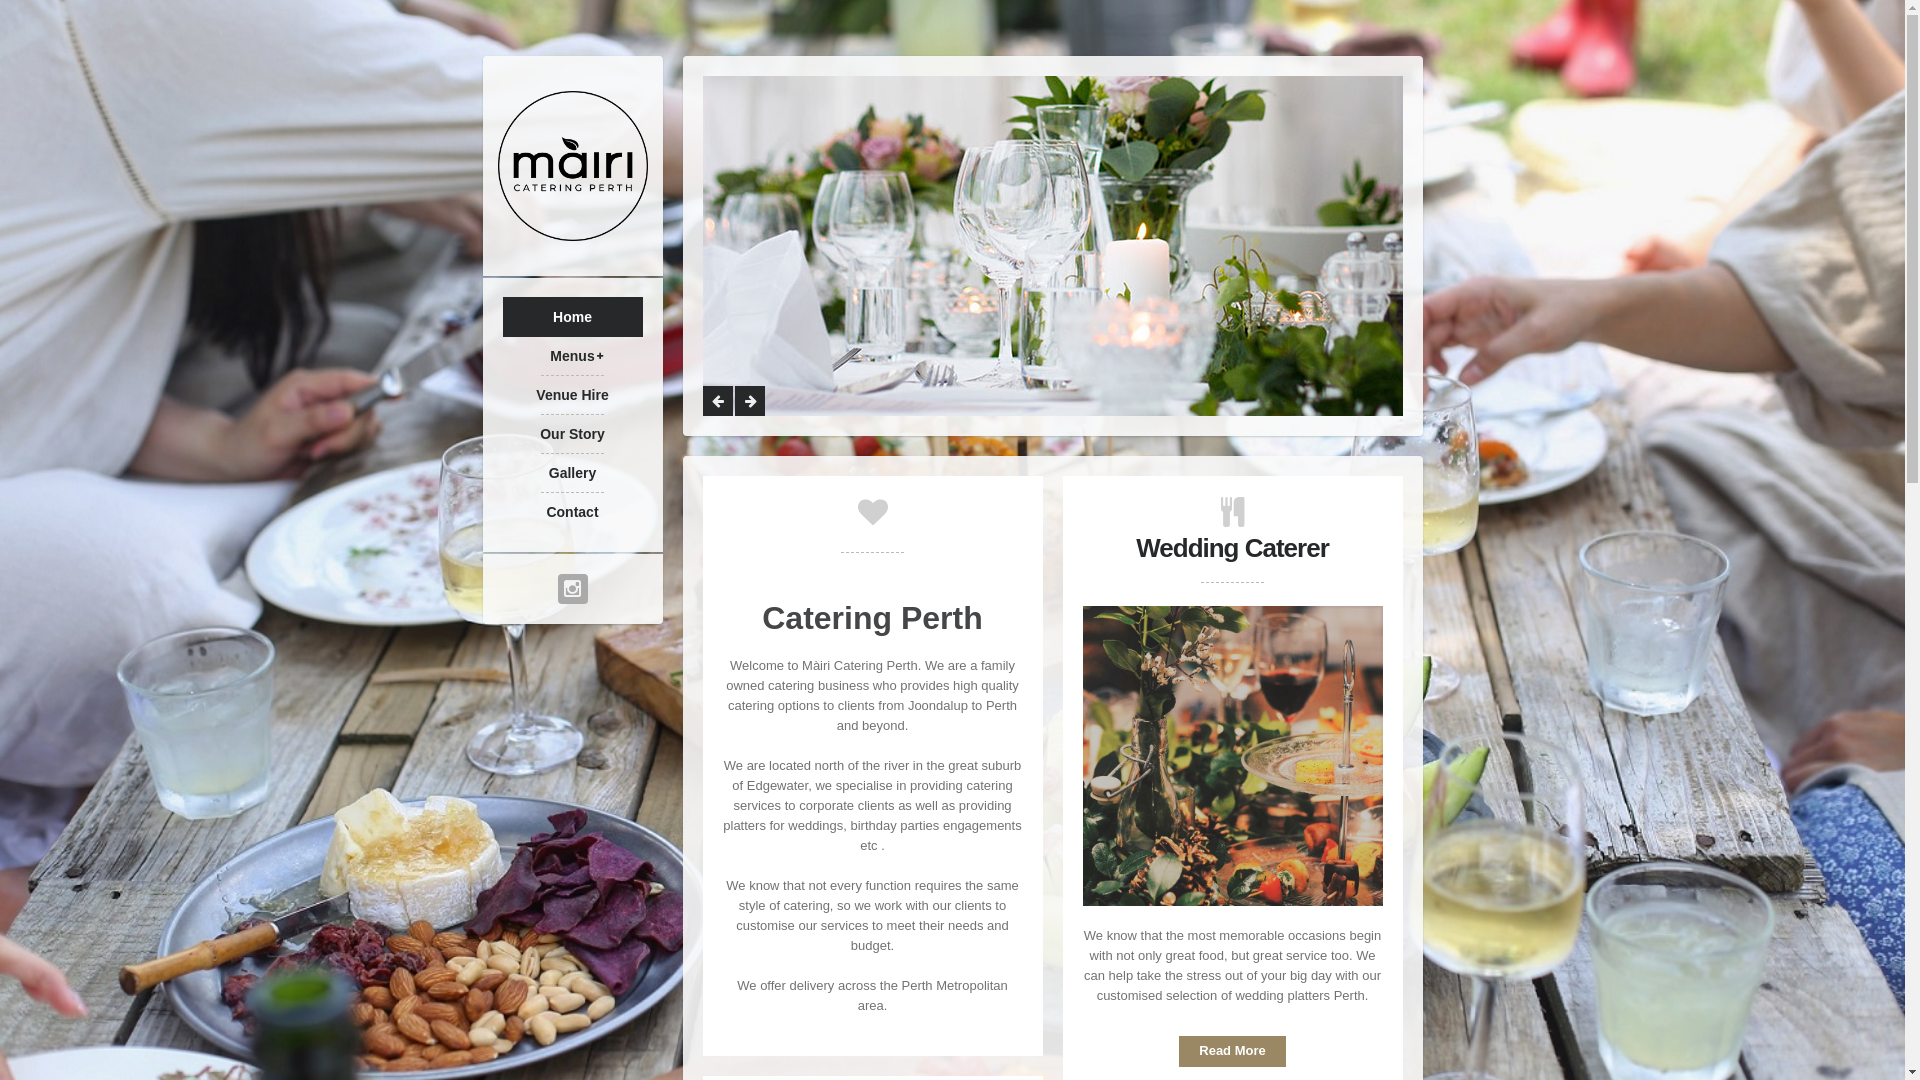 The height and width of the screenshot is (1080, 1920). Describe the element at coordinates (570, 315) in the screenshot. I see `'Home'` at that location.